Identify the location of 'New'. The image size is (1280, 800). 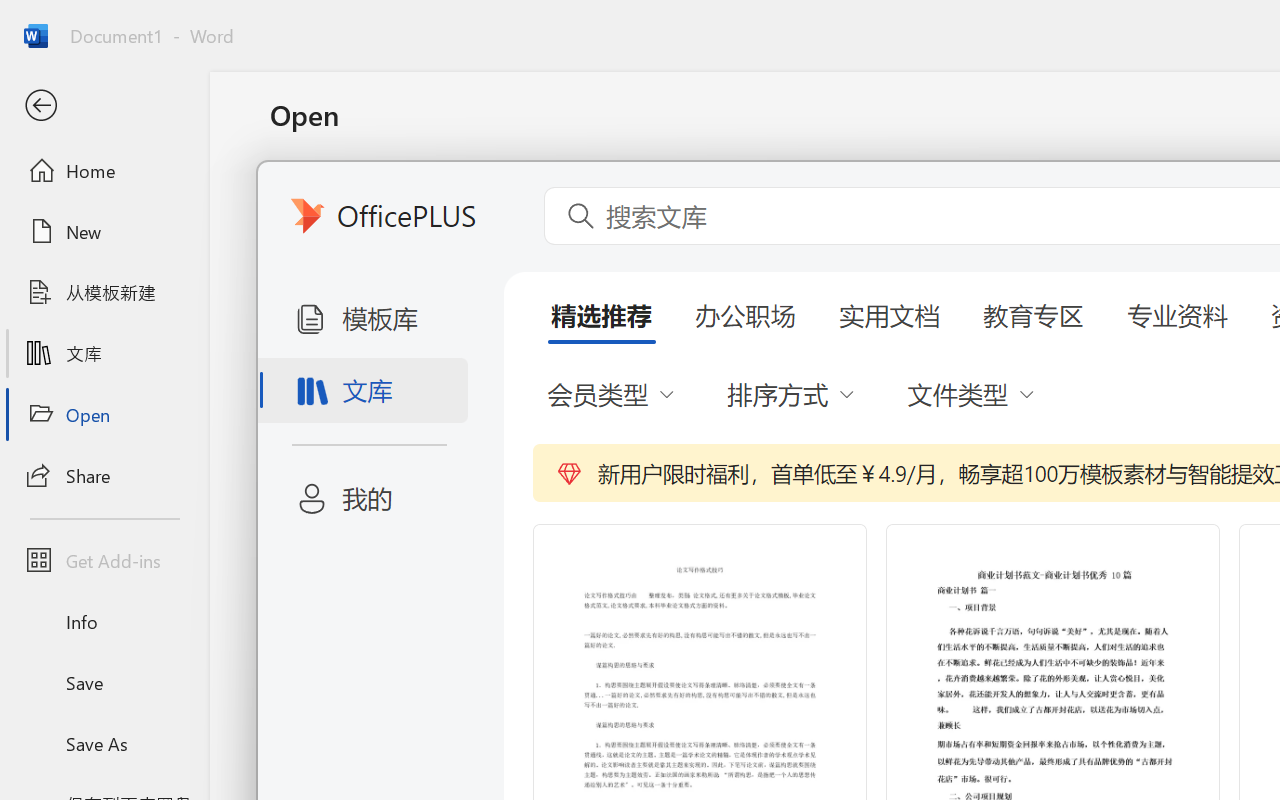
(103, 231).